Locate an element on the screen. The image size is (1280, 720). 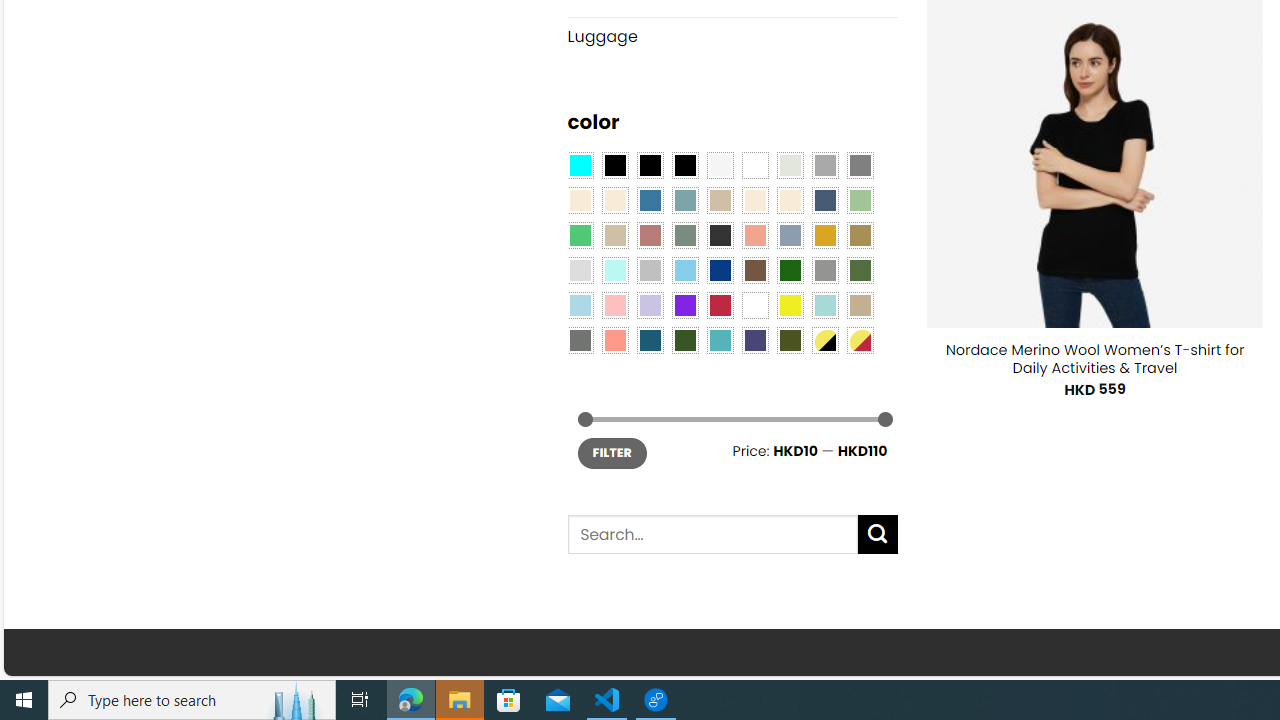
'Dusty Blue' is located at coordinates (788, 233).